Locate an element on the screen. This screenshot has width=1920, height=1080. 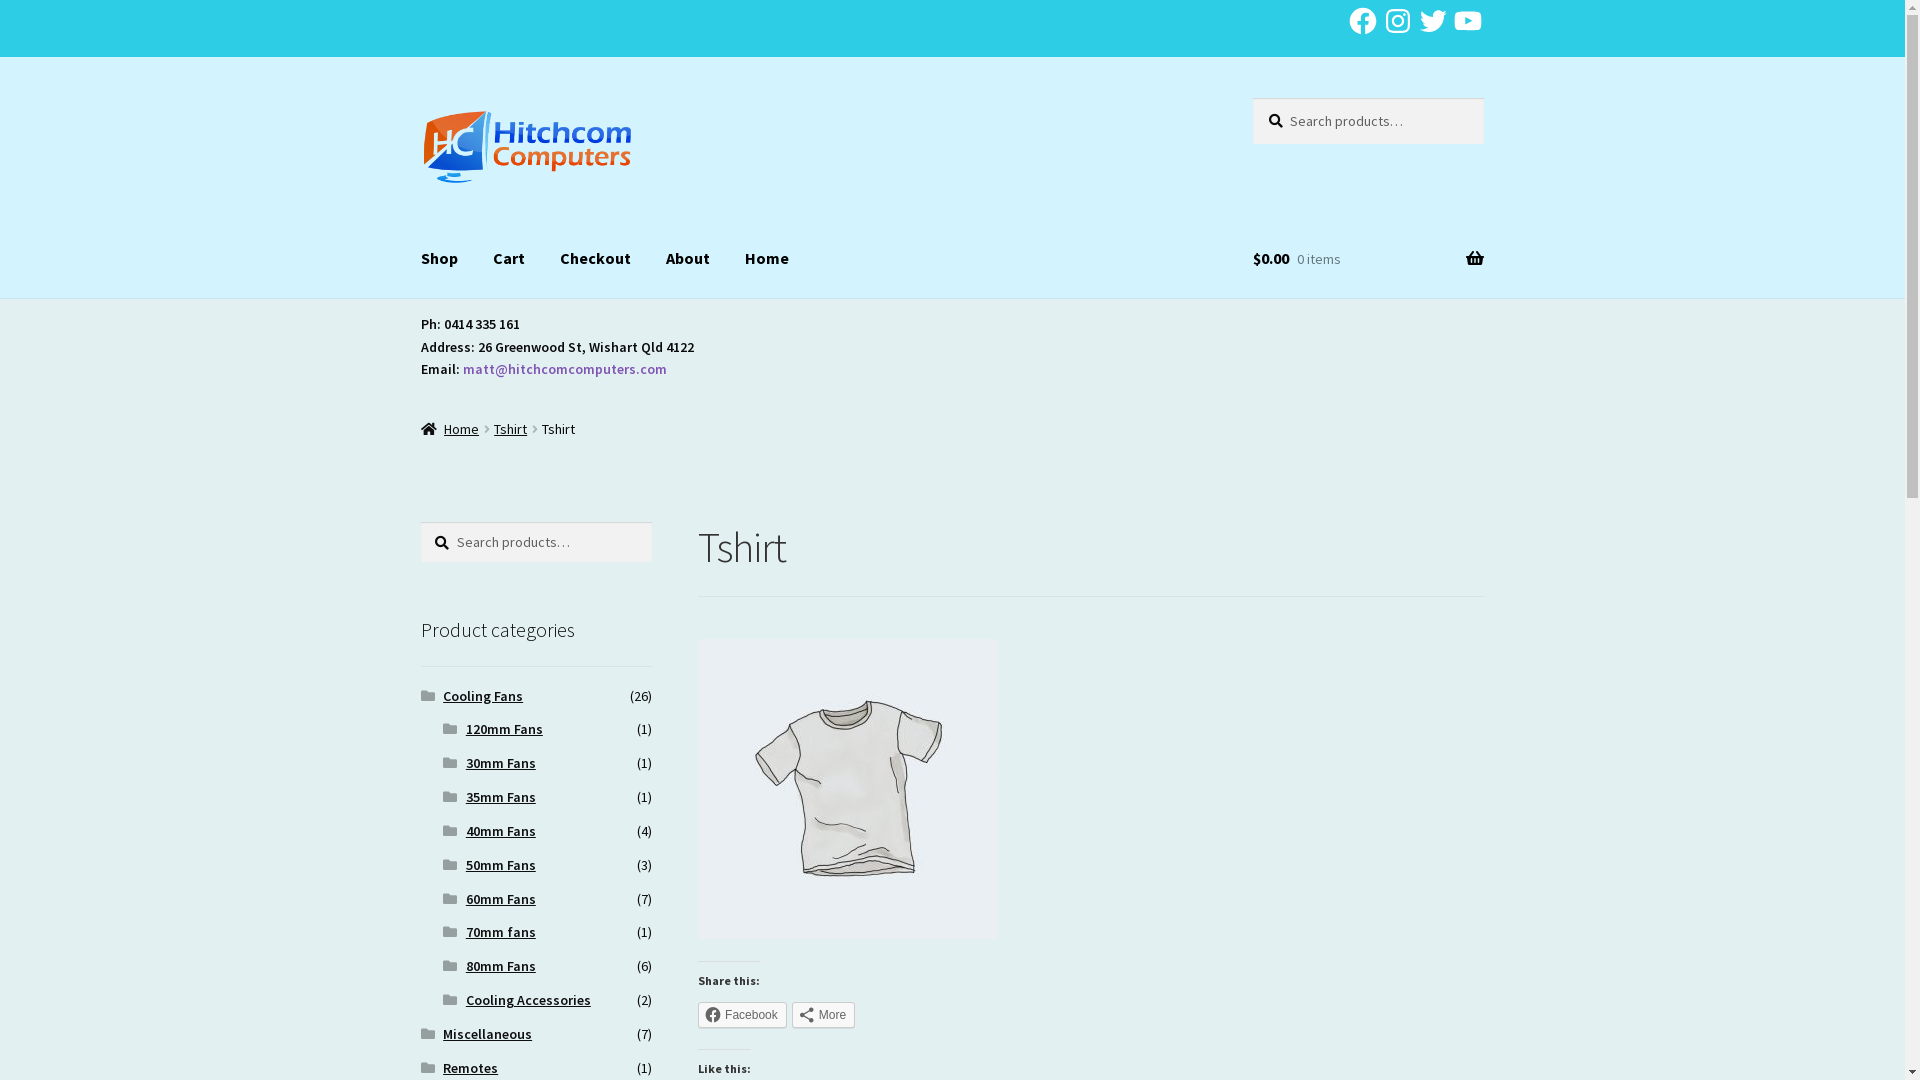
'30mm Fans' is located at coordinates (500, 763).